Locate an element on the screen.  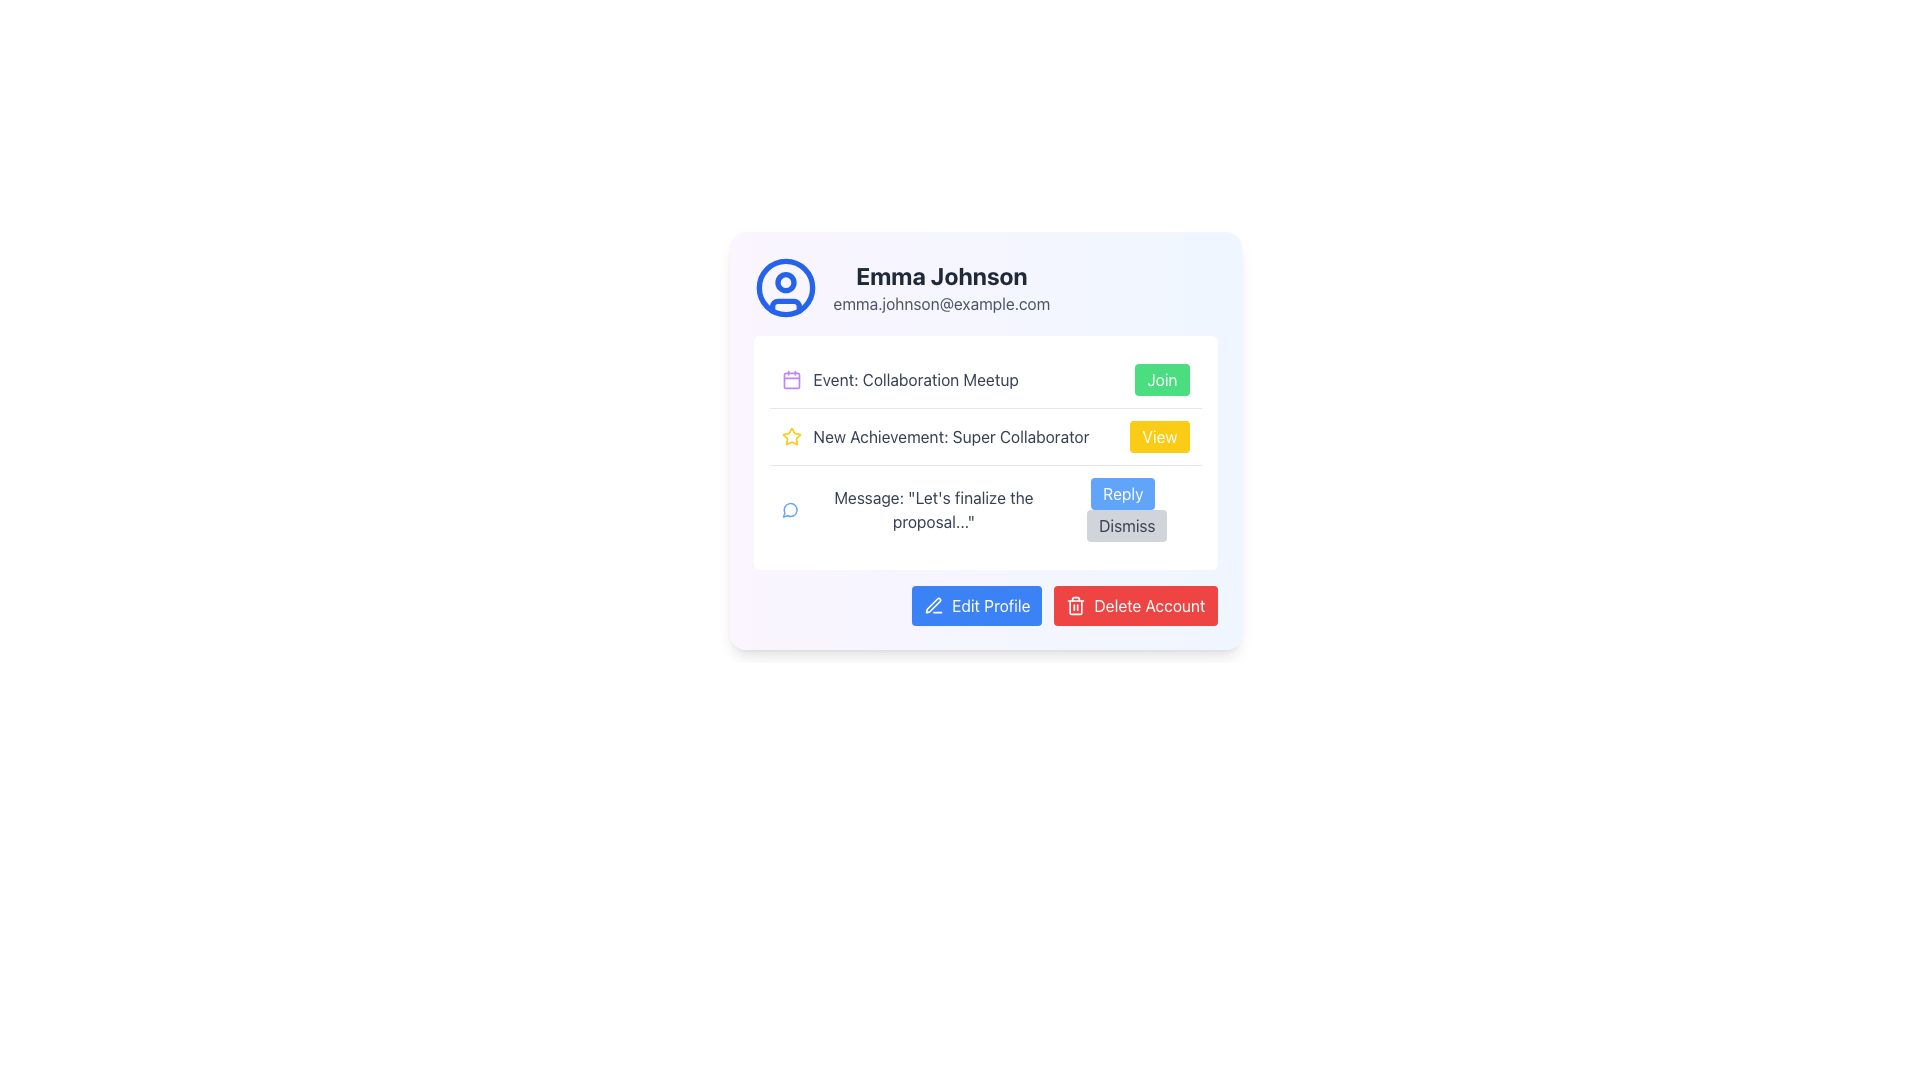
the smaller circle of the user profile icon, which is located near the upper part of the larger circle representing the user icon, positioned to the left of the text 'Emma Johnson' is located at coordinates (784, 282).